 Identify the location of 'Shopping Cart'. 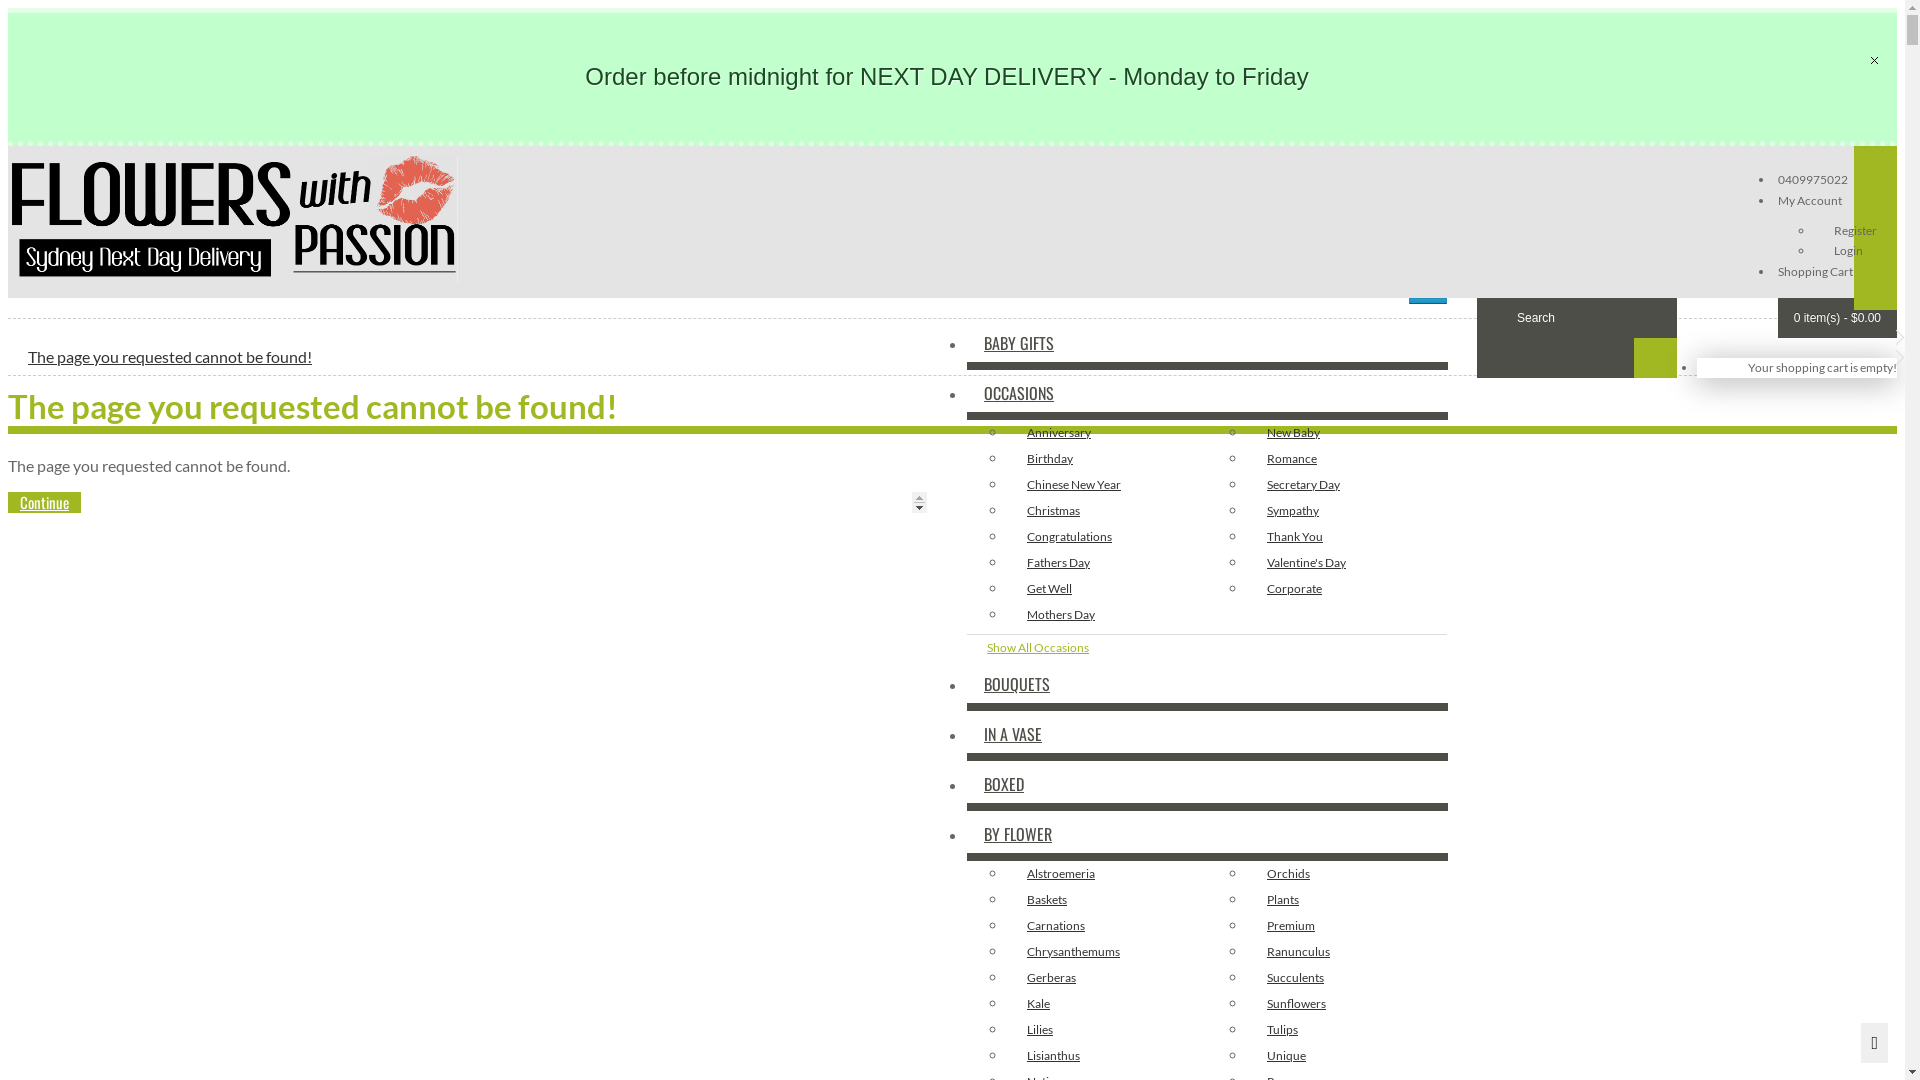
(1813, 271).